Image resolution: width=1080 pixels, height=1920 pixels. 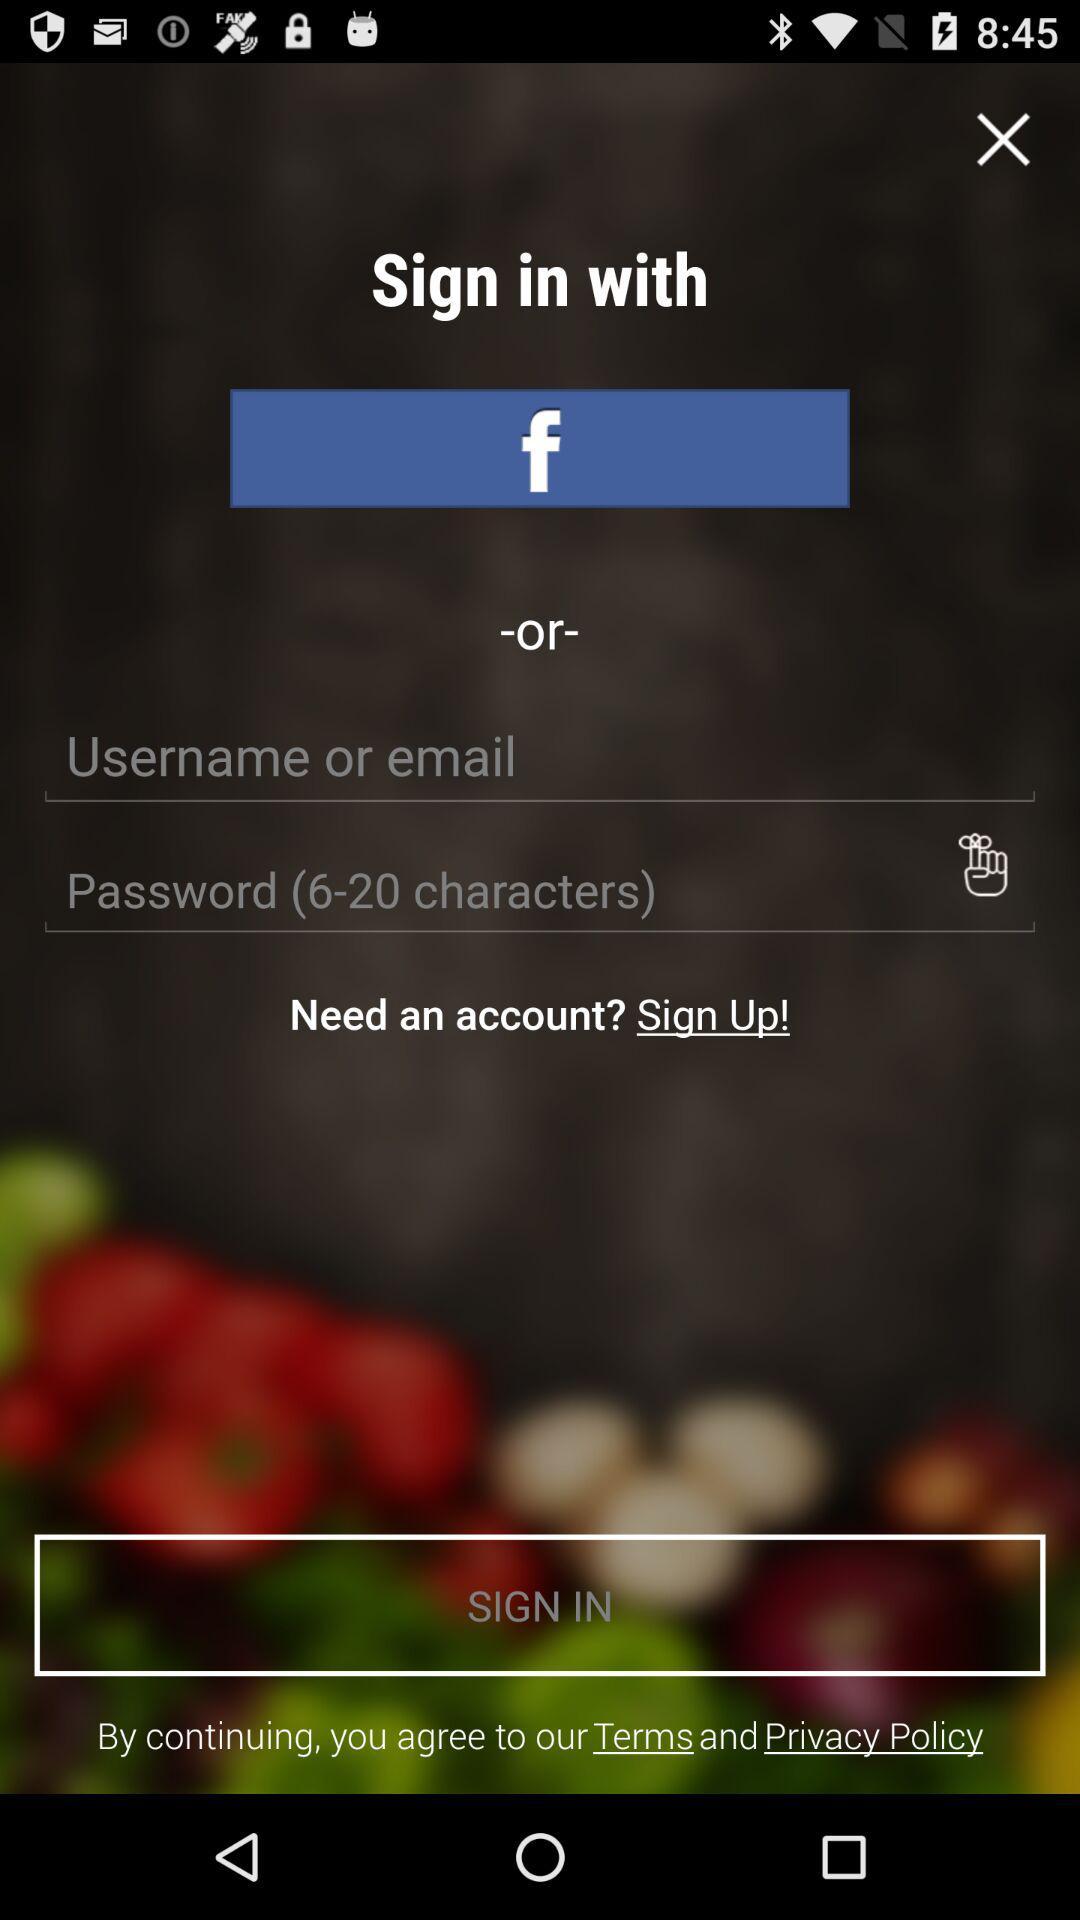 What do you see at coordinates (1003, 138) in the screenshot?
I see `icon at the top right corner` at bounding box center [1003, 138].